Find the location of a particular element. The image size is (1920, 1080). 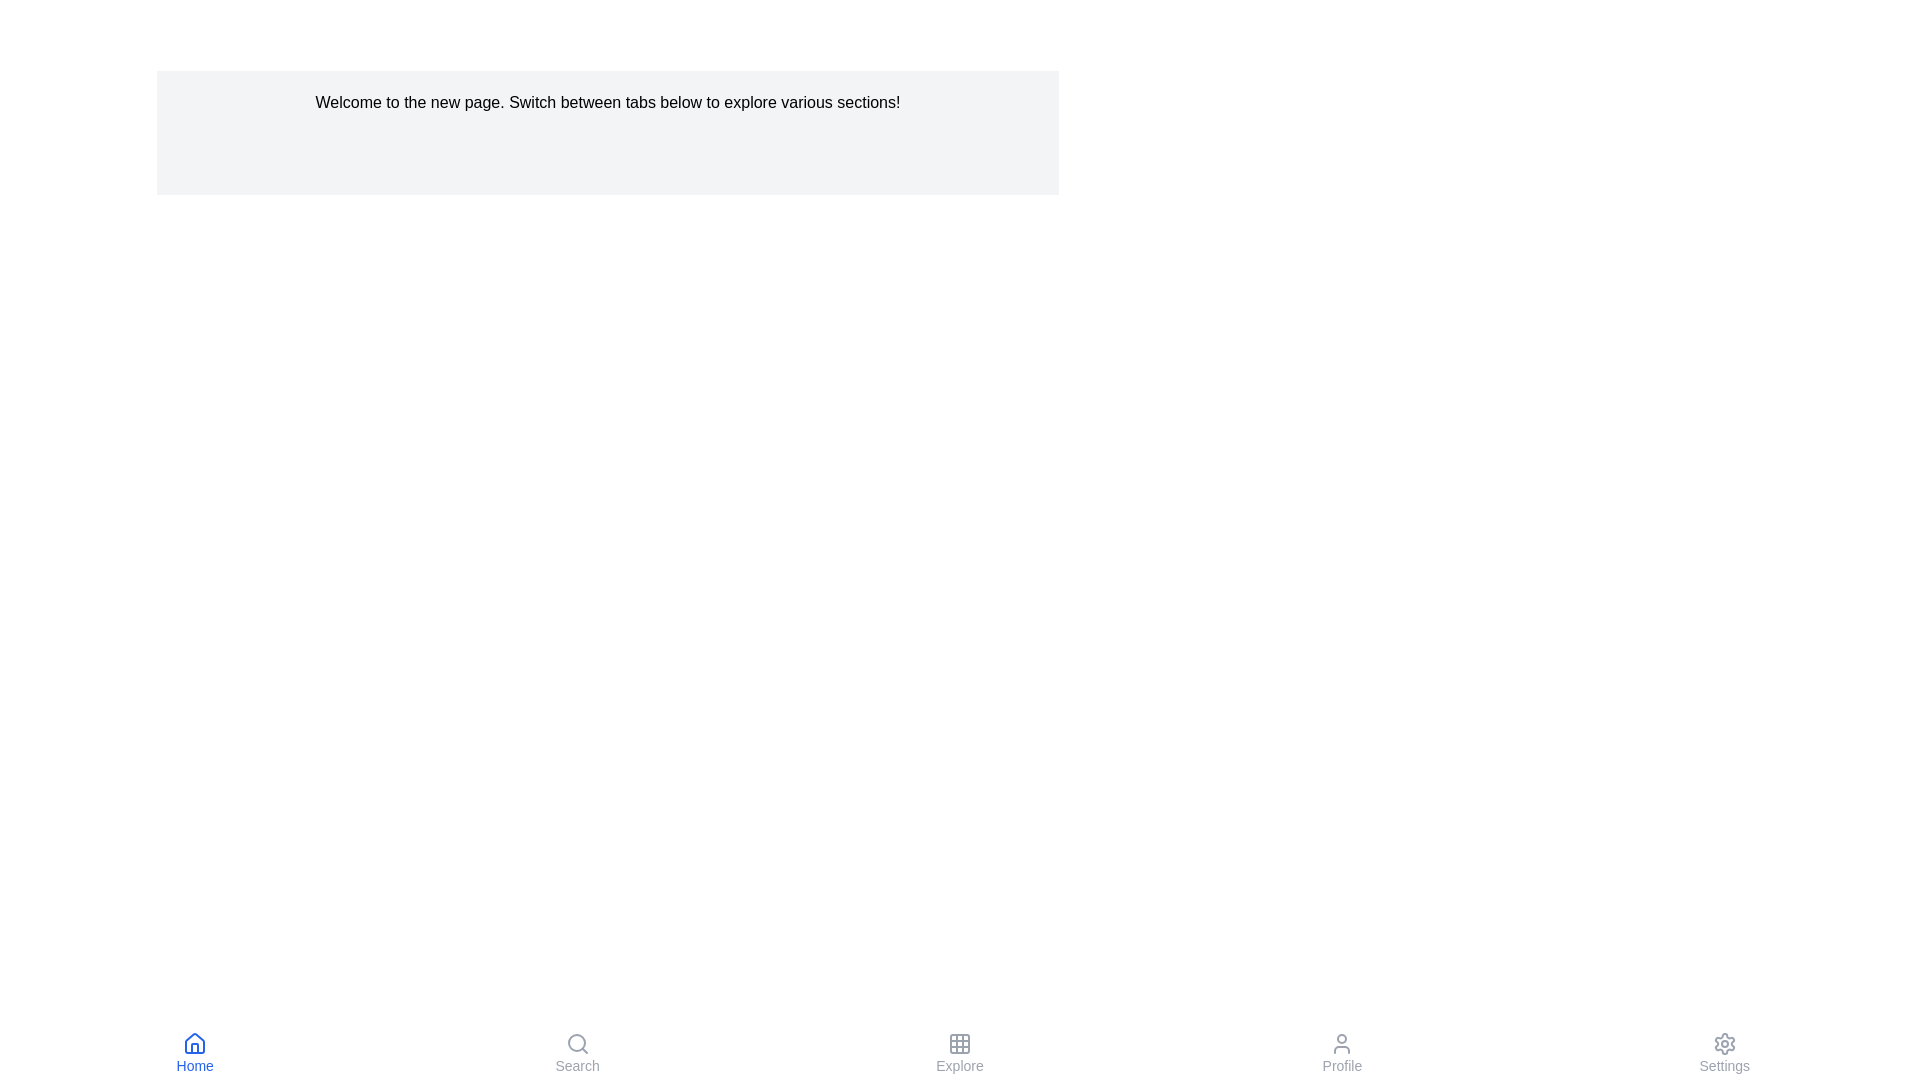

the 'Profile' button, which features a bust icon above the text in small, gray font, located in the bottom navigation bar as the fourth element from the left is located at coordinates (1342, 1052).